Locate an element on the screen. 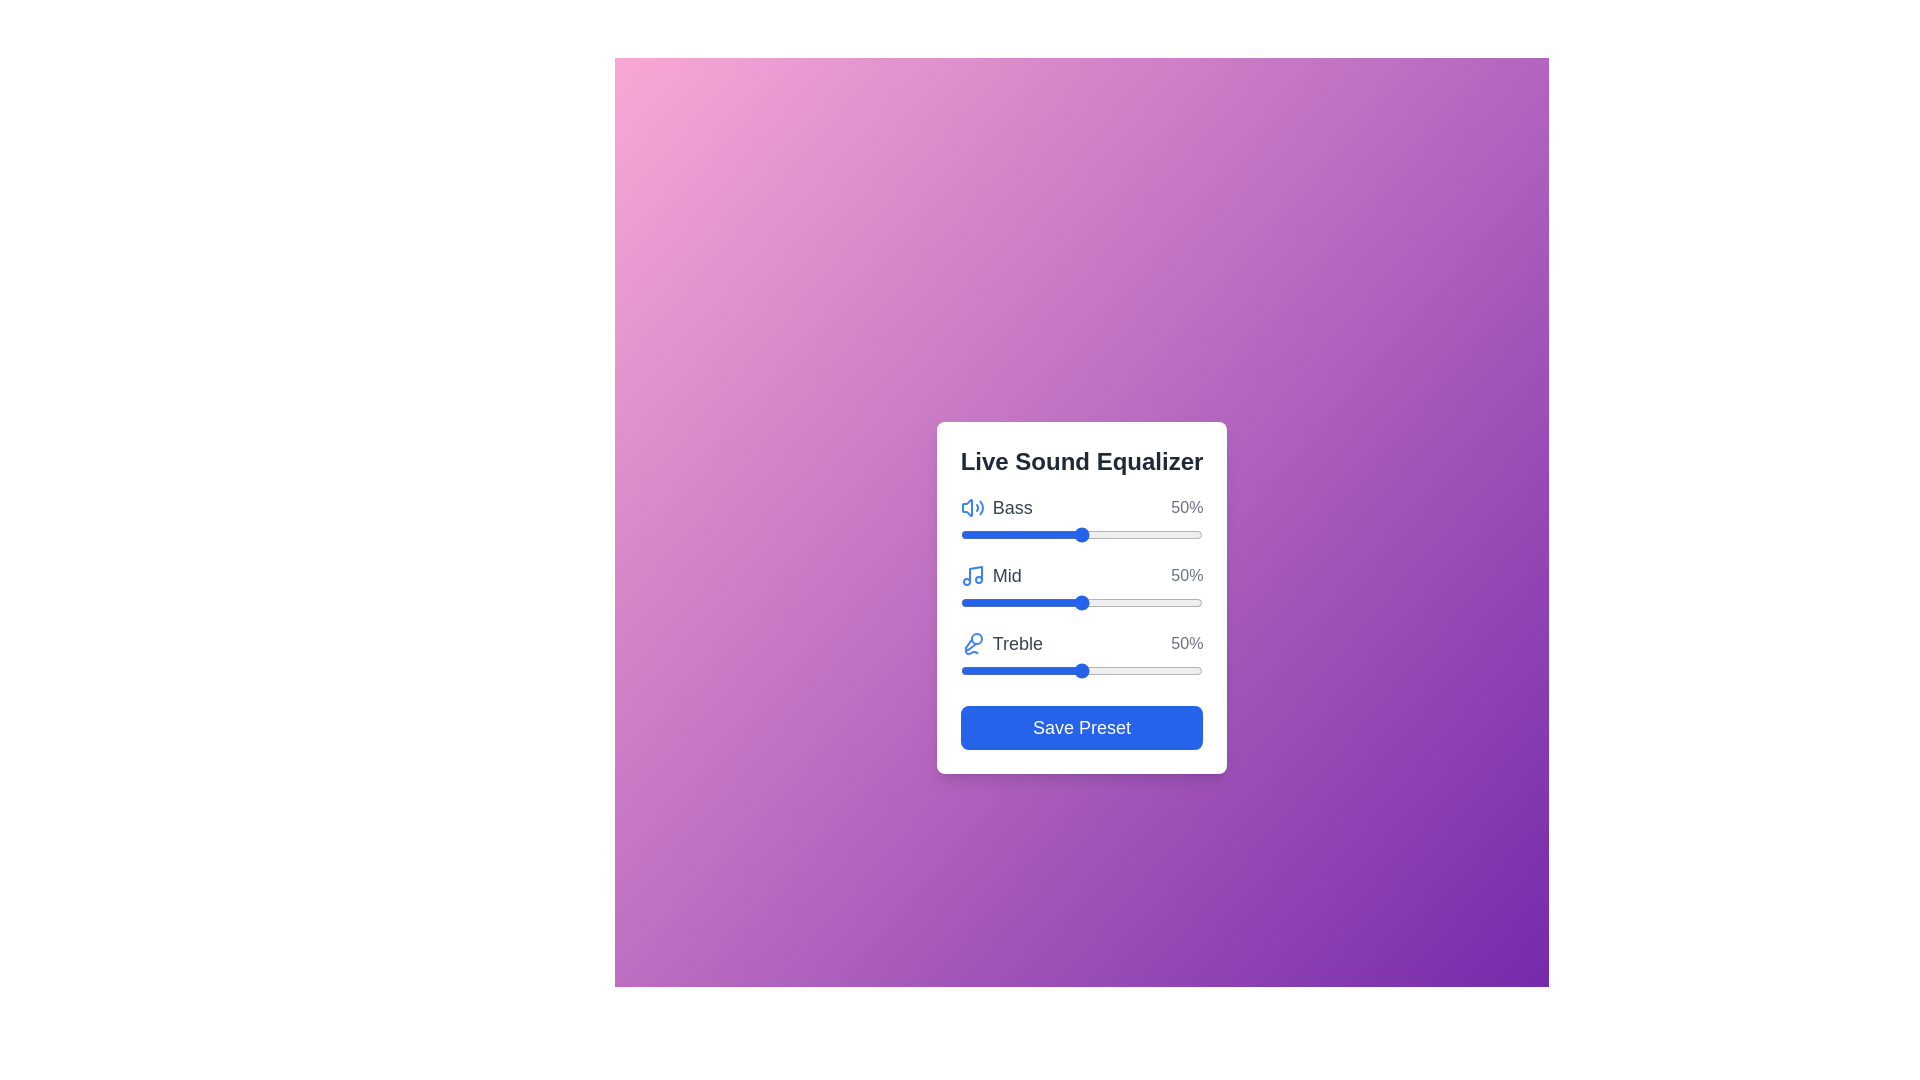  the Bass slider to 41% is located at coordinates (1059, 534).